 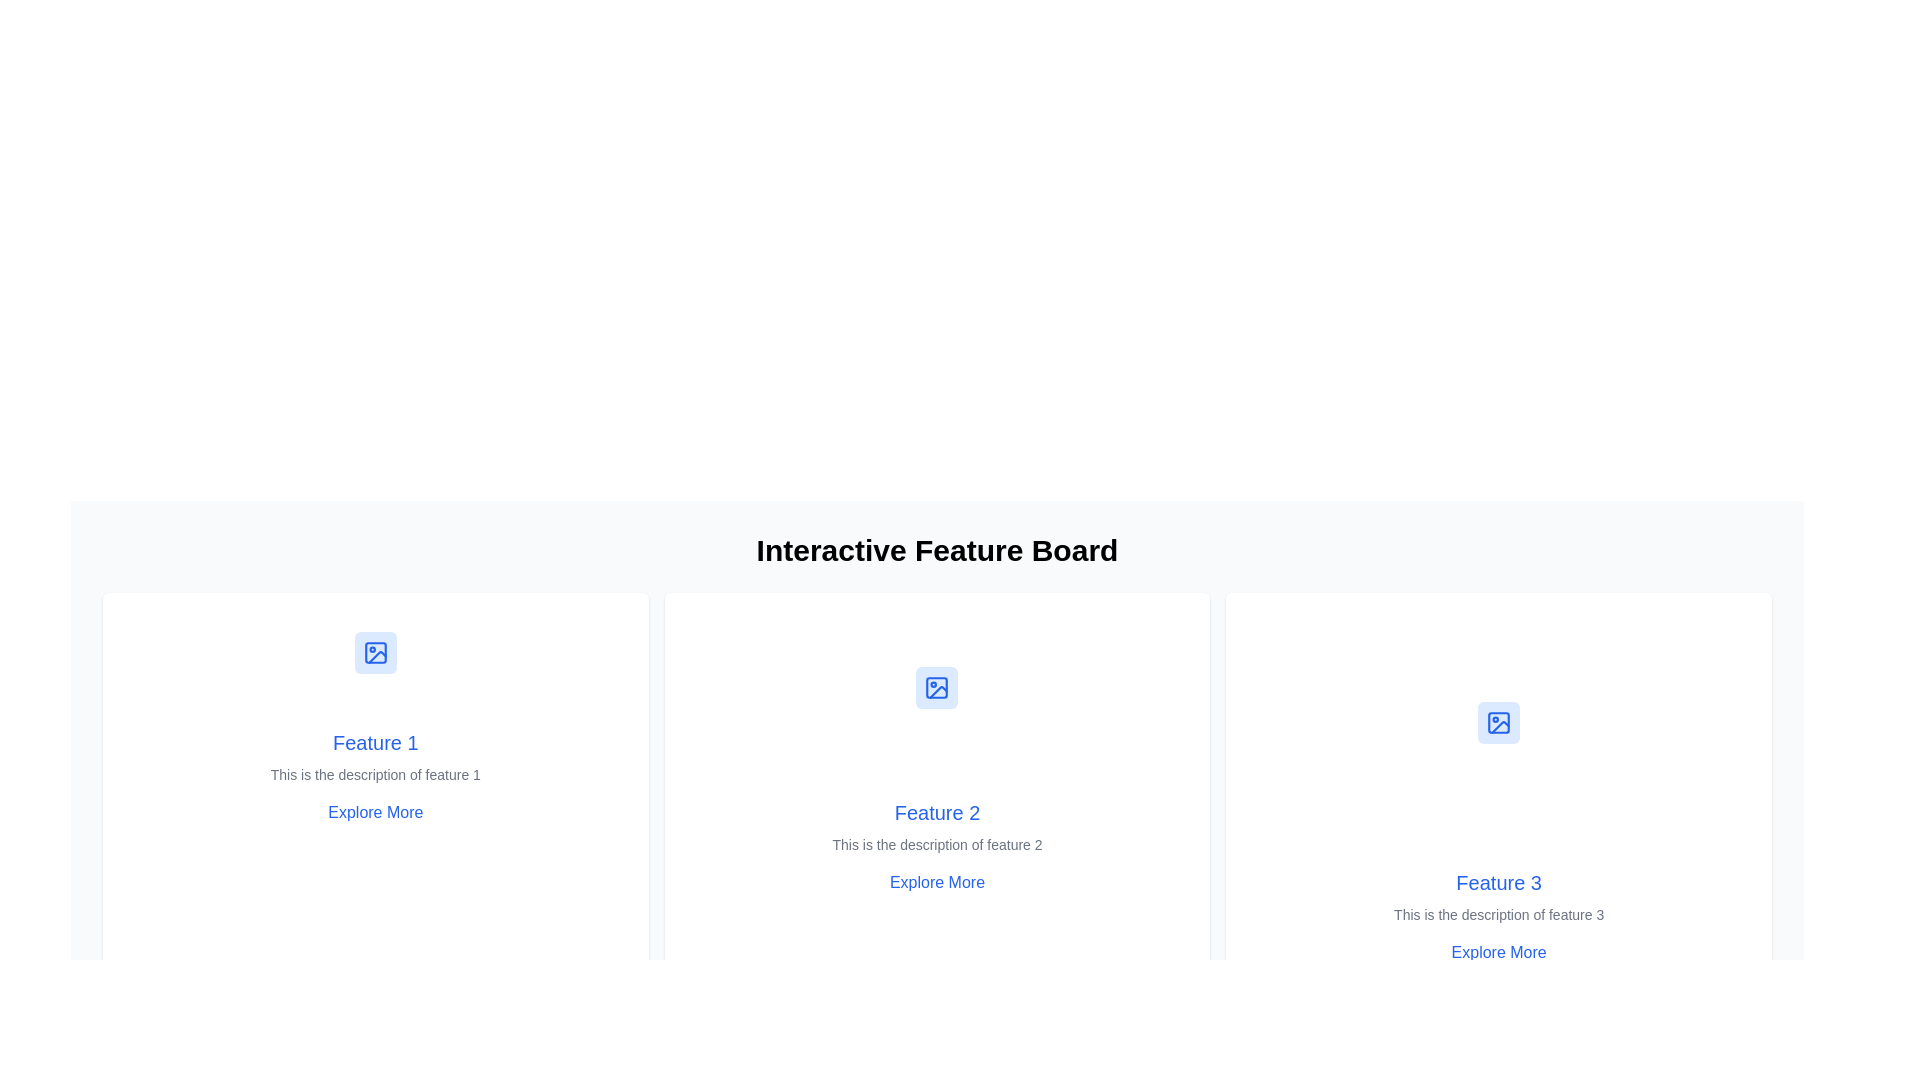 I want to click on the graphical indicator element resembling a slanted line with an arrow, located within the blue multimedia icon in the third feature block on the right, so click(x=1500, y=727).